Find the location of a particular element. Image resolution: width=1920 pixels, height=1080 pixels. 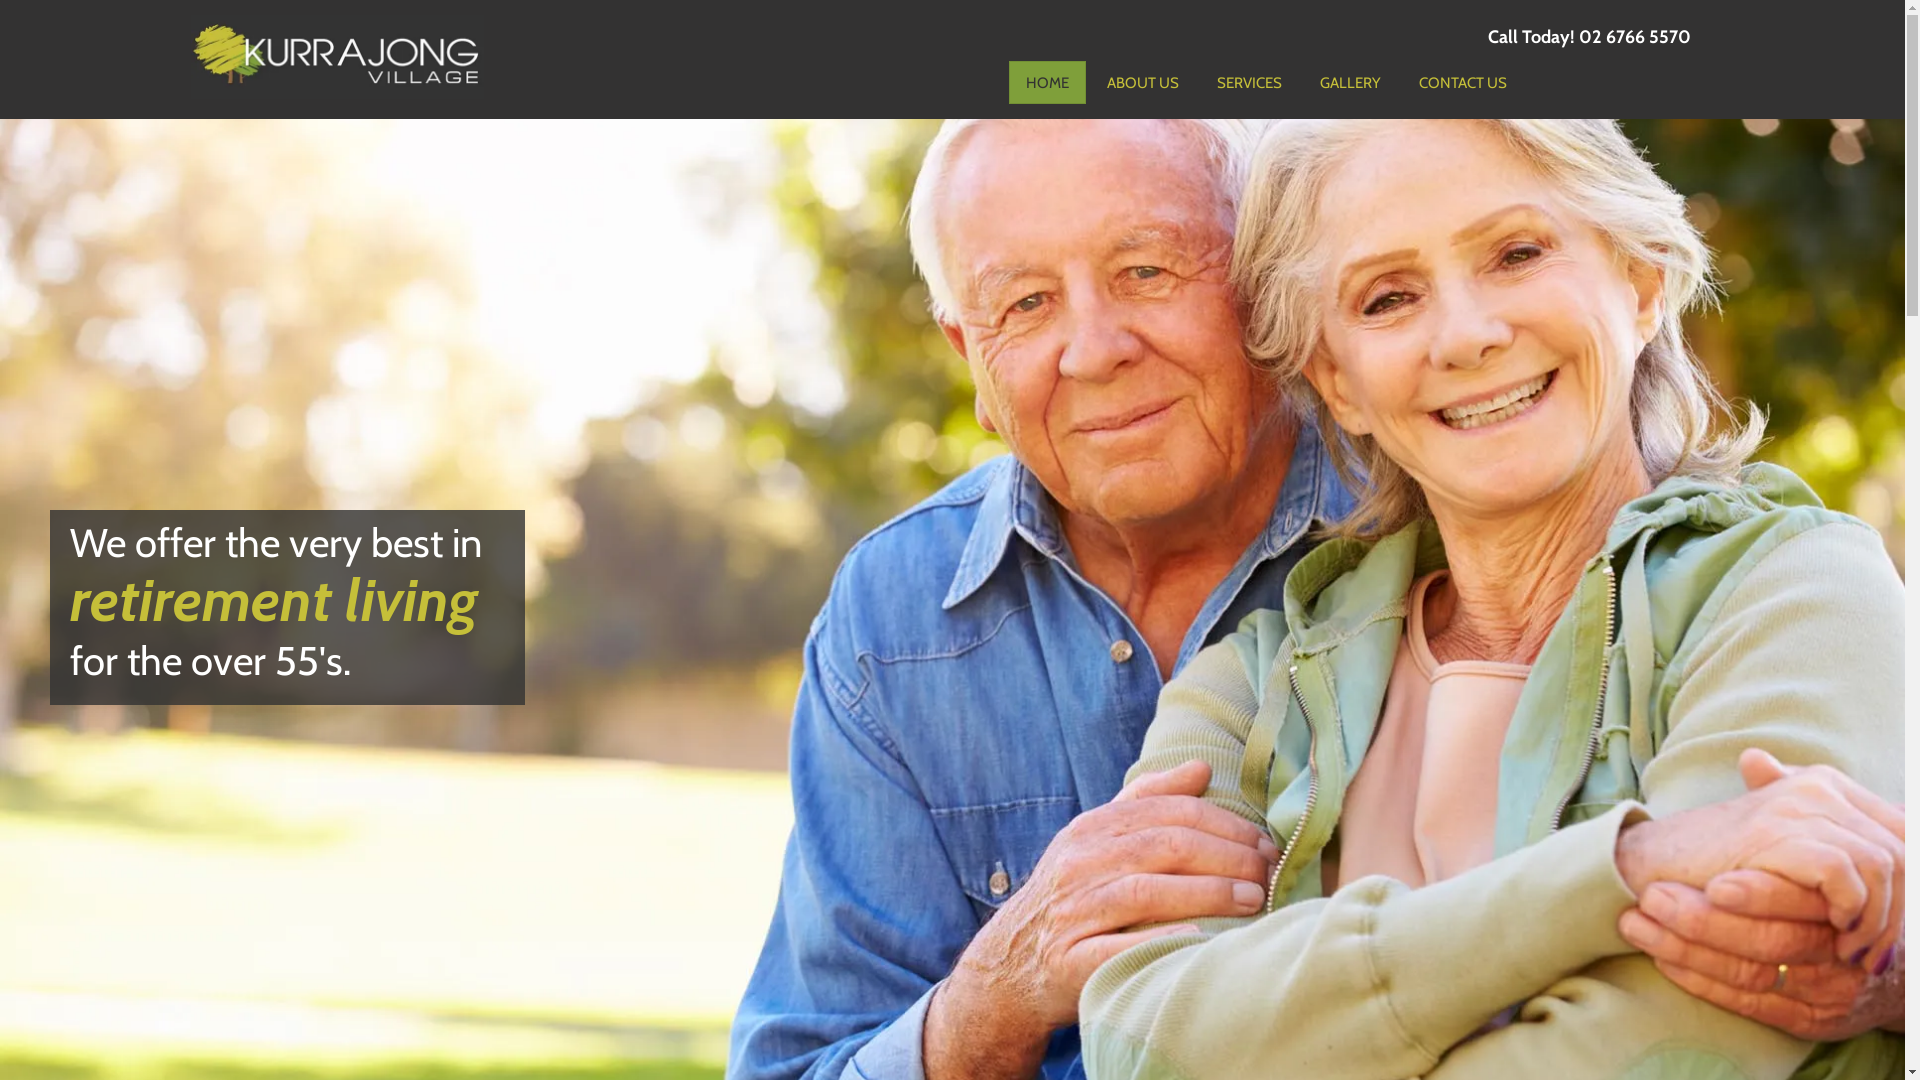

'CONTACT US' is located at coordinates (1463, 80).